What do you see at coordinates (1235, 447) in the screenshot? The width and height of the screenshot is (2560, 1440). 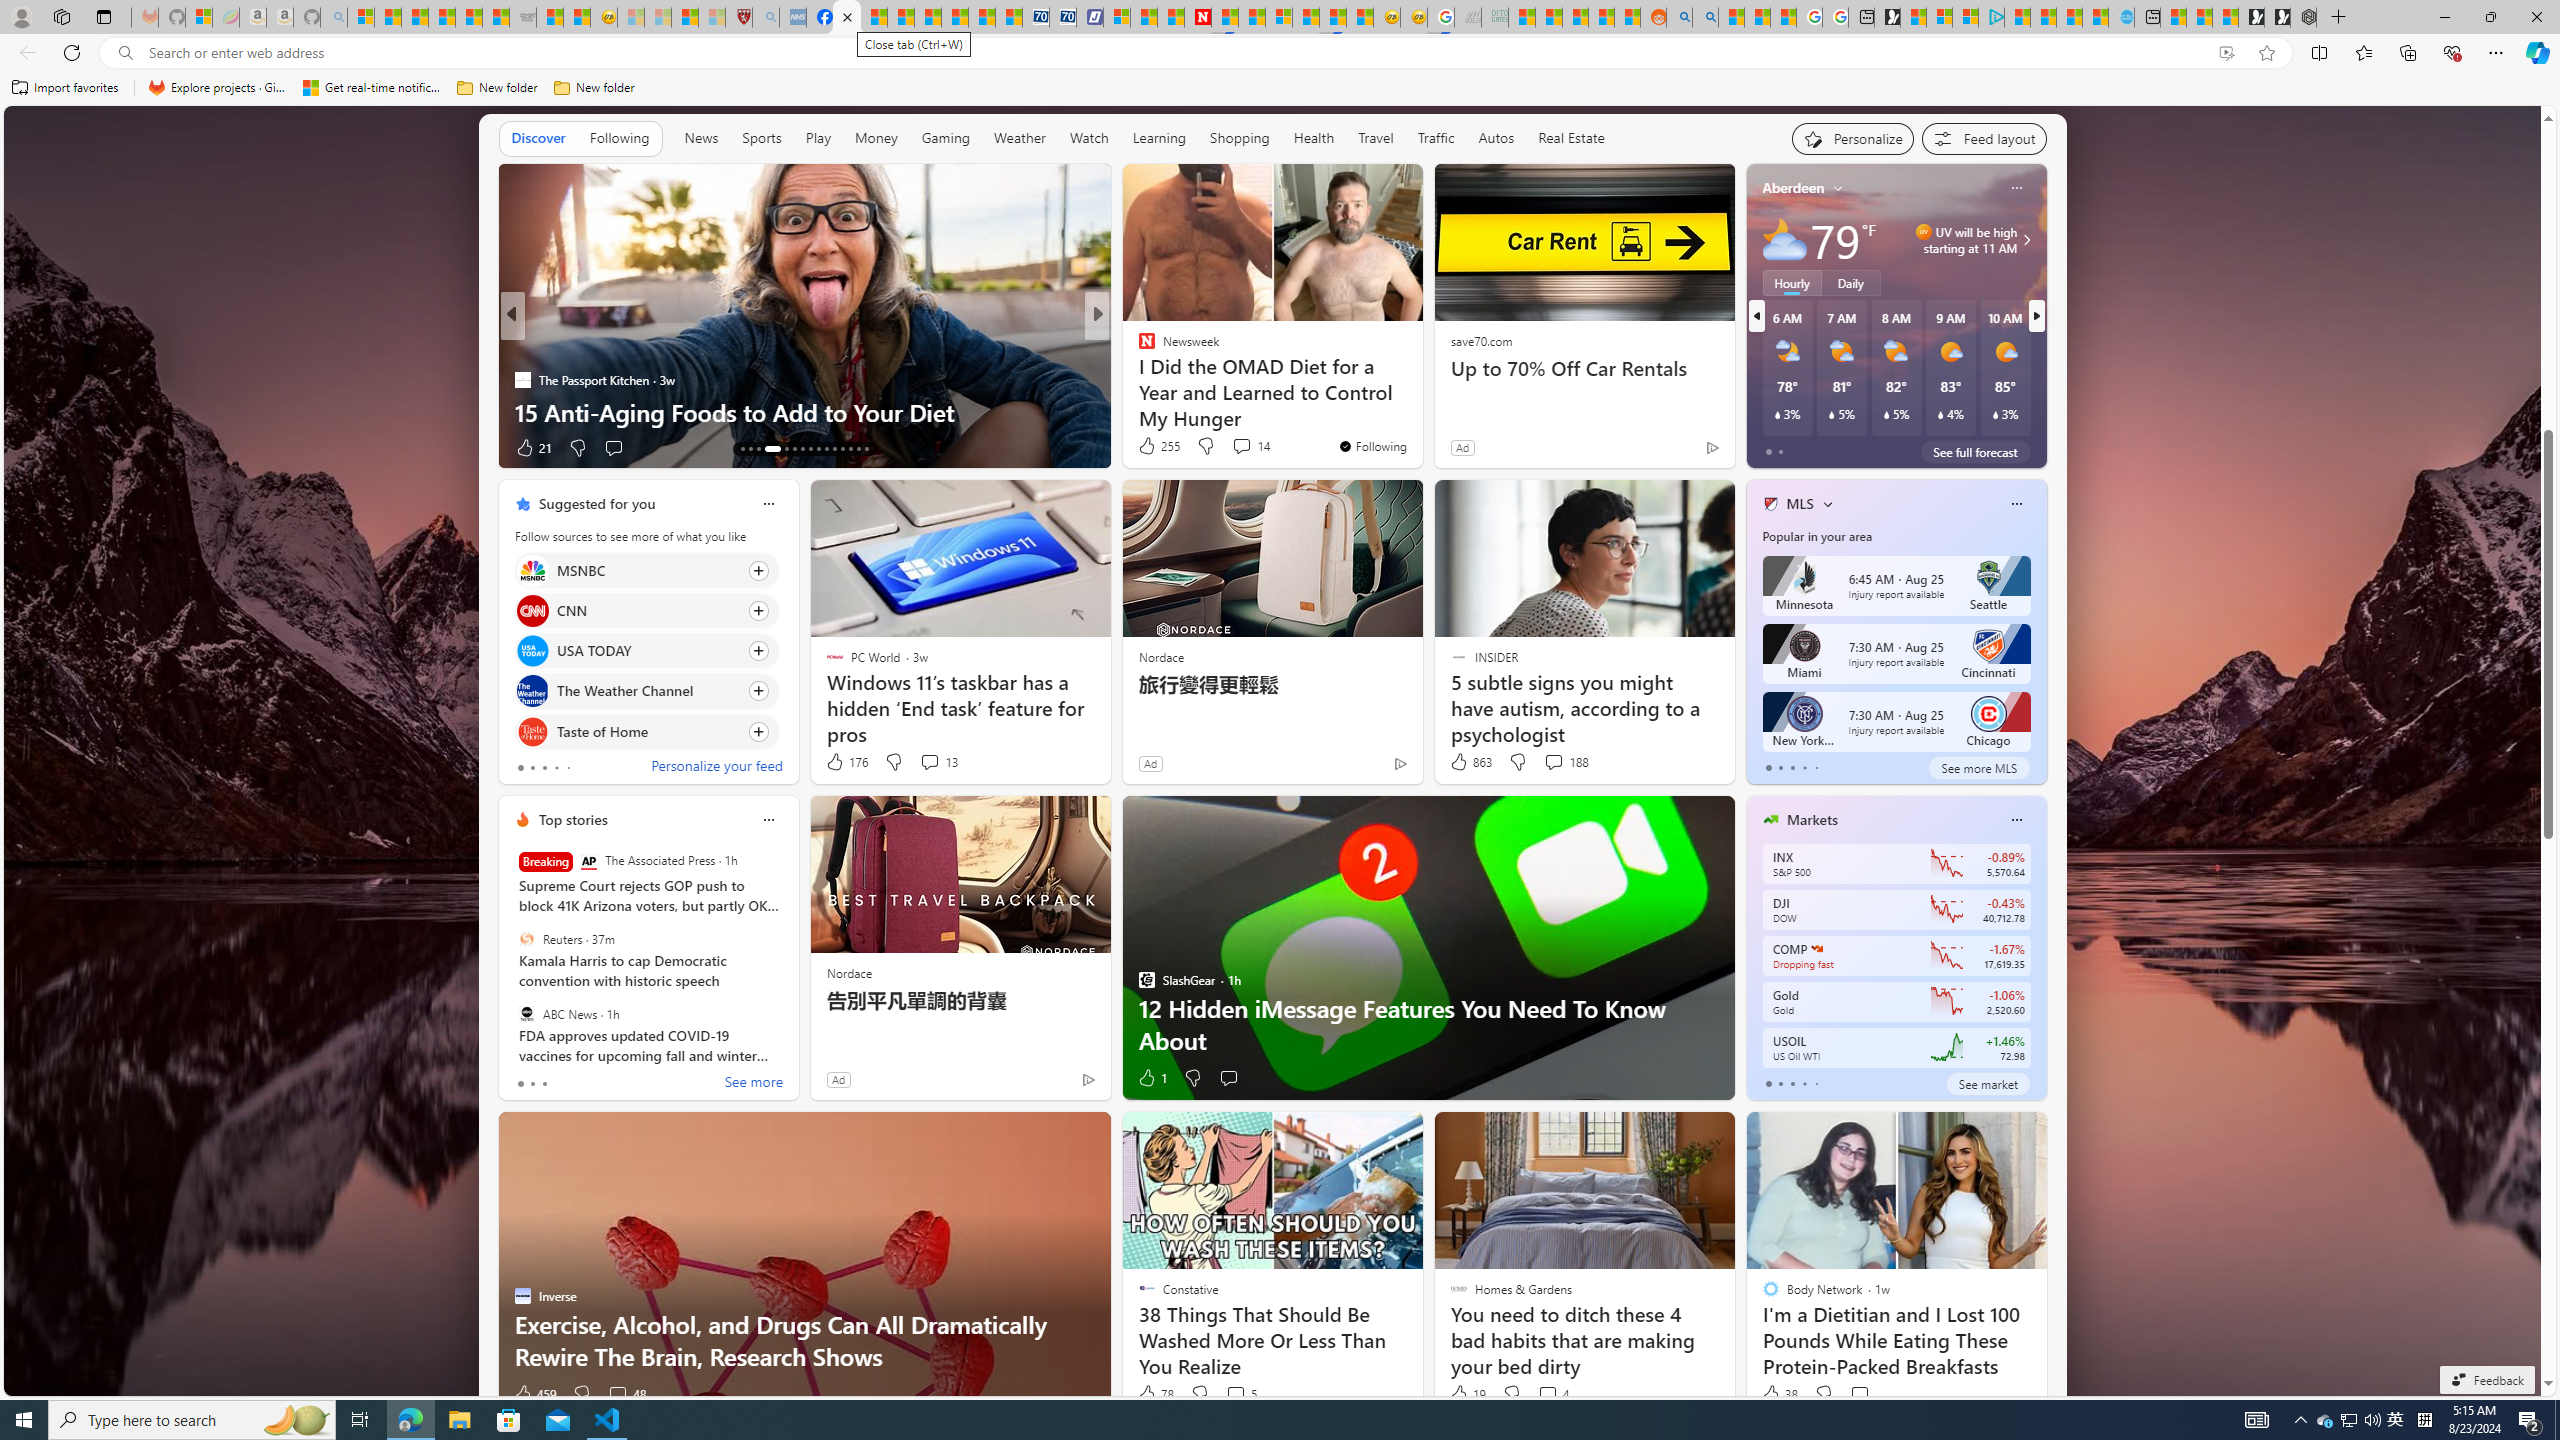 I see `'View comments 24 Comment'` at bounding box center [1235, 447].